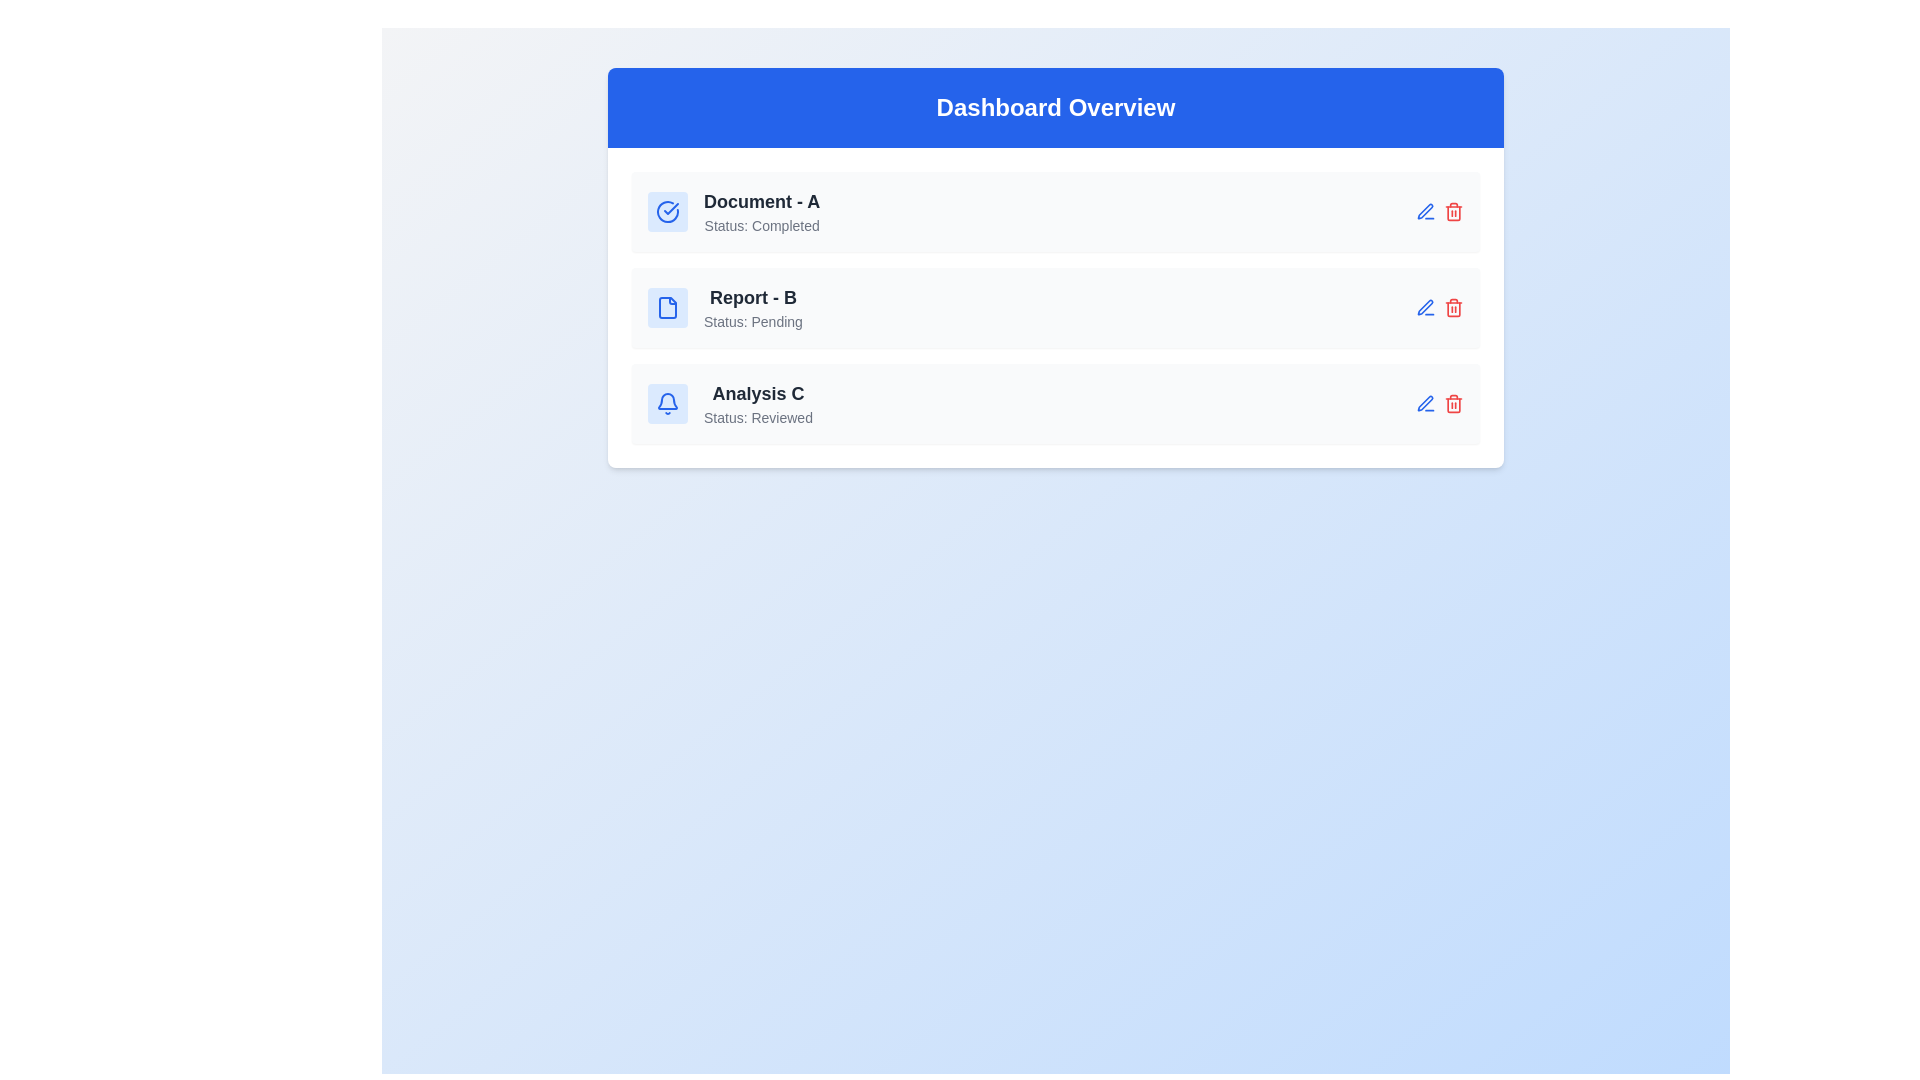 The height and width of the screenshot is (1080, 1920). I want to click on the displayed content of the Informational display block titled 'Report - B' with status 'Pending', which is the second element in a vertical list of components, so click(724, 308).